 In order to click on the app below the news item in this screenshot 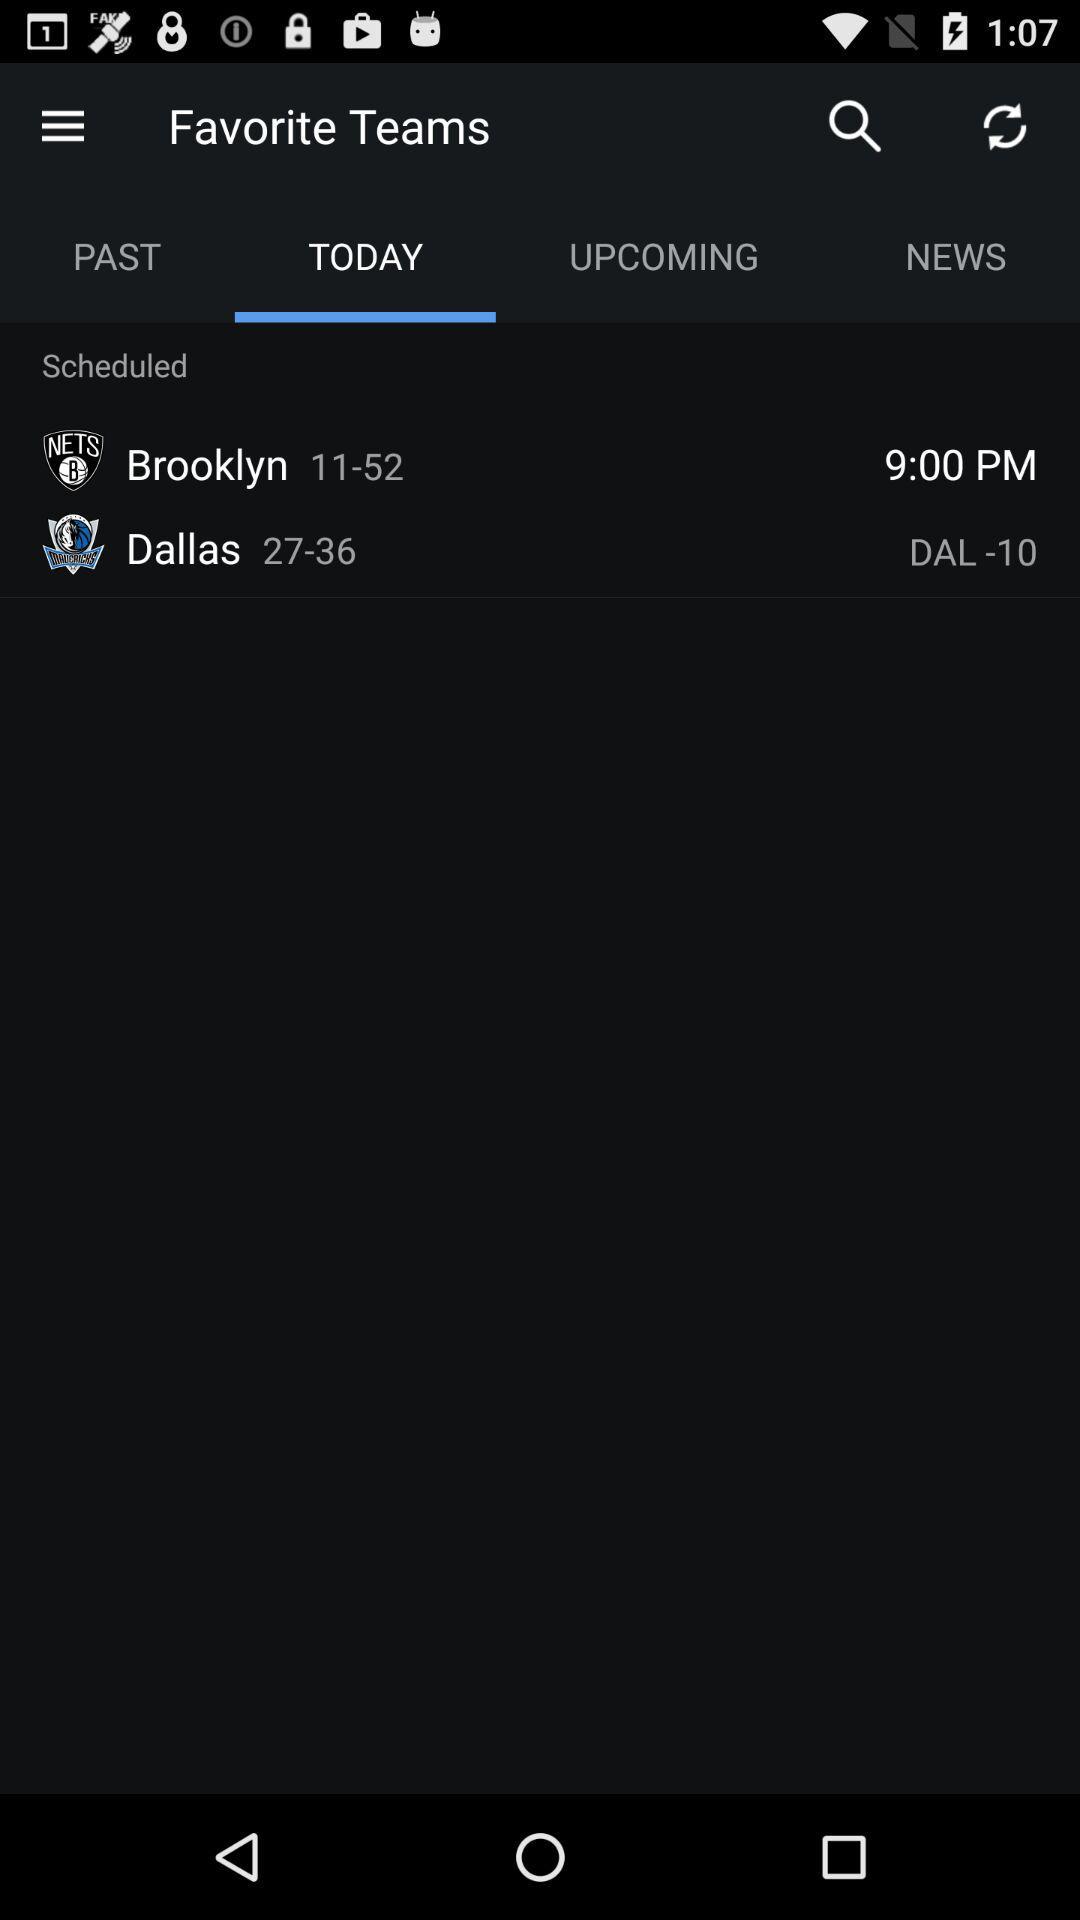, I will do `click(960, 462)`.